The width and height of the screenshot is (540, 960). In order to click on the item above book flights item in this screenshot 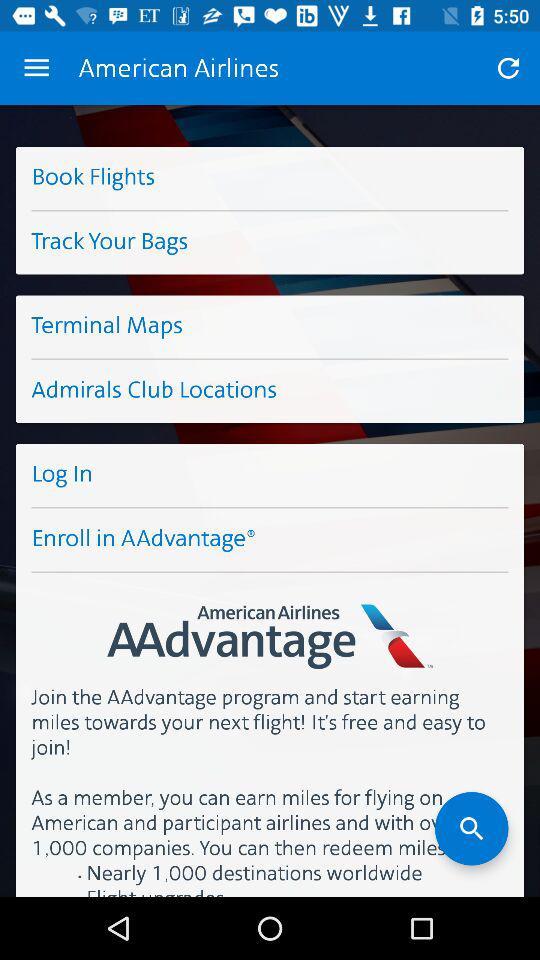, I will do `click(36, 68)`.